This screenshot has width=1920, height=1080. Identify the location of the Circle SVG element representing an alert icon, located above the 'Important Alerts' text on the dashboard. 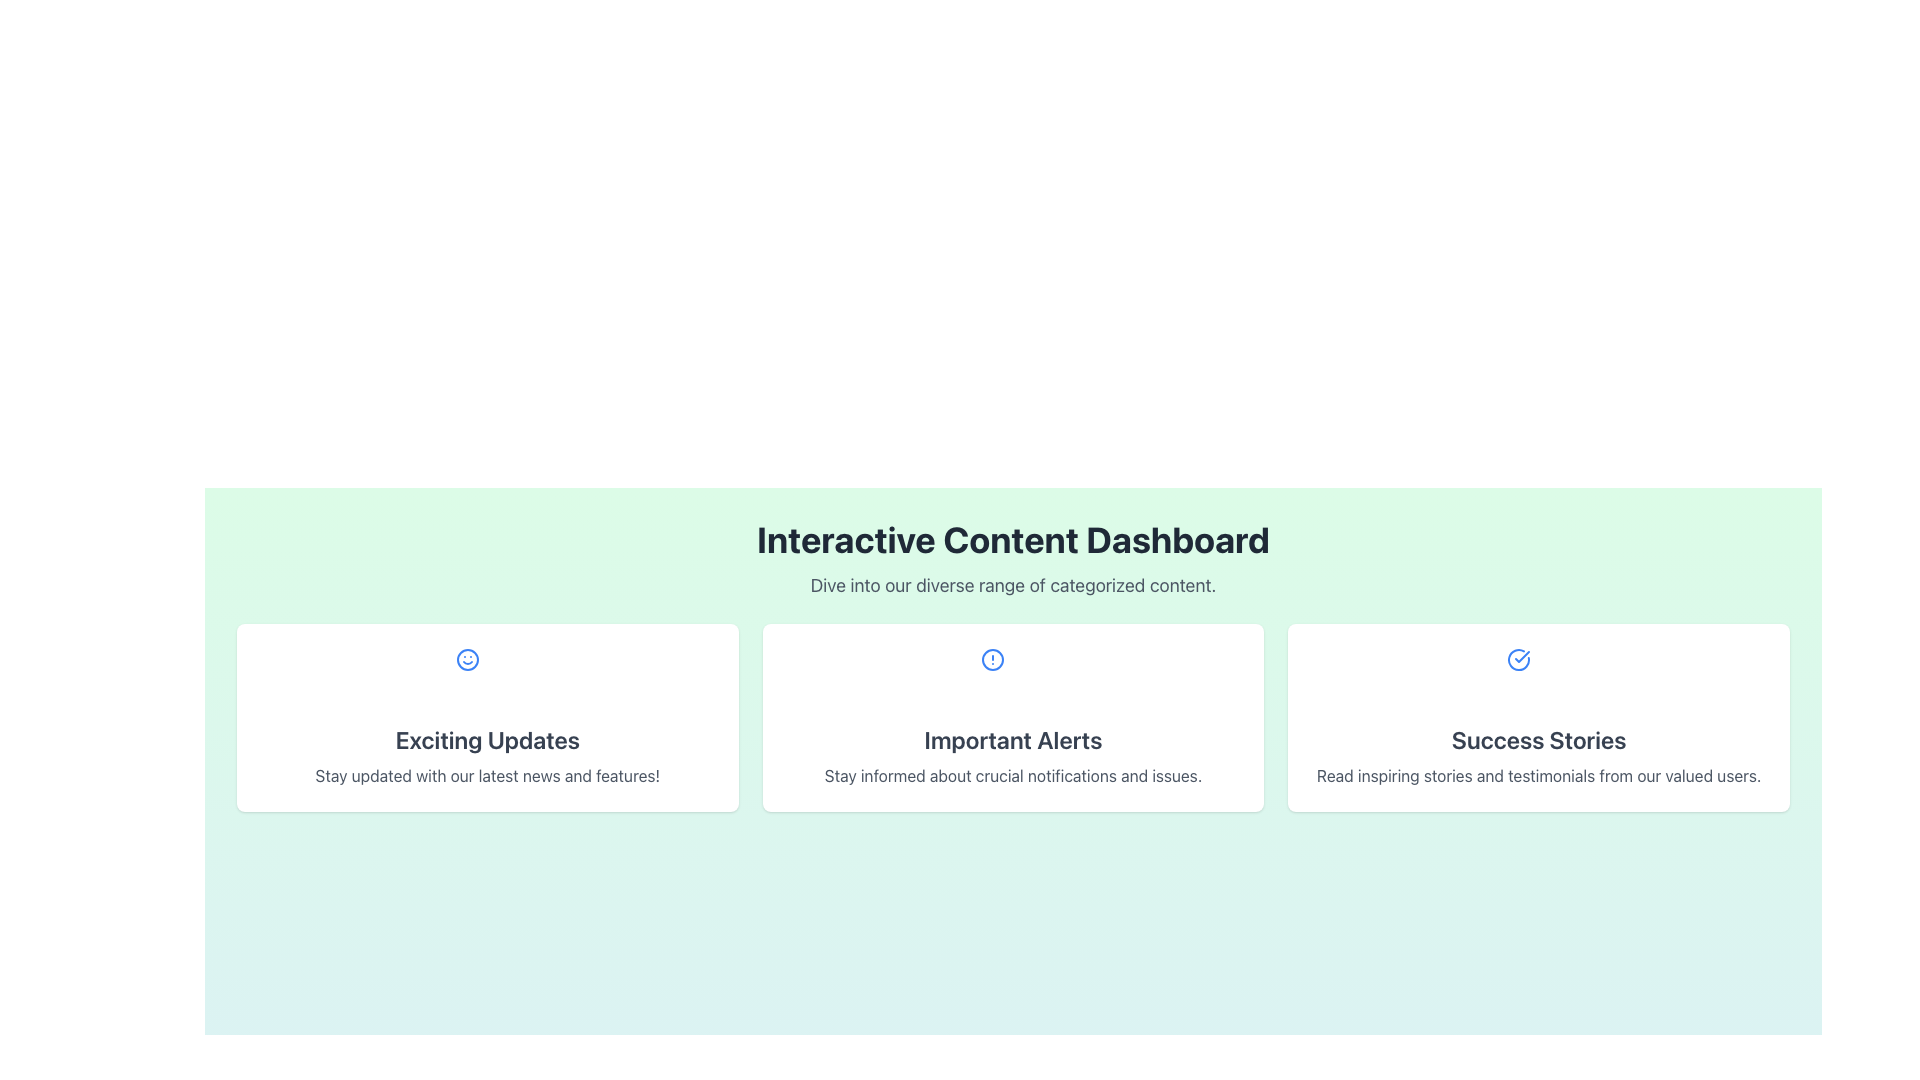
(993, 659).